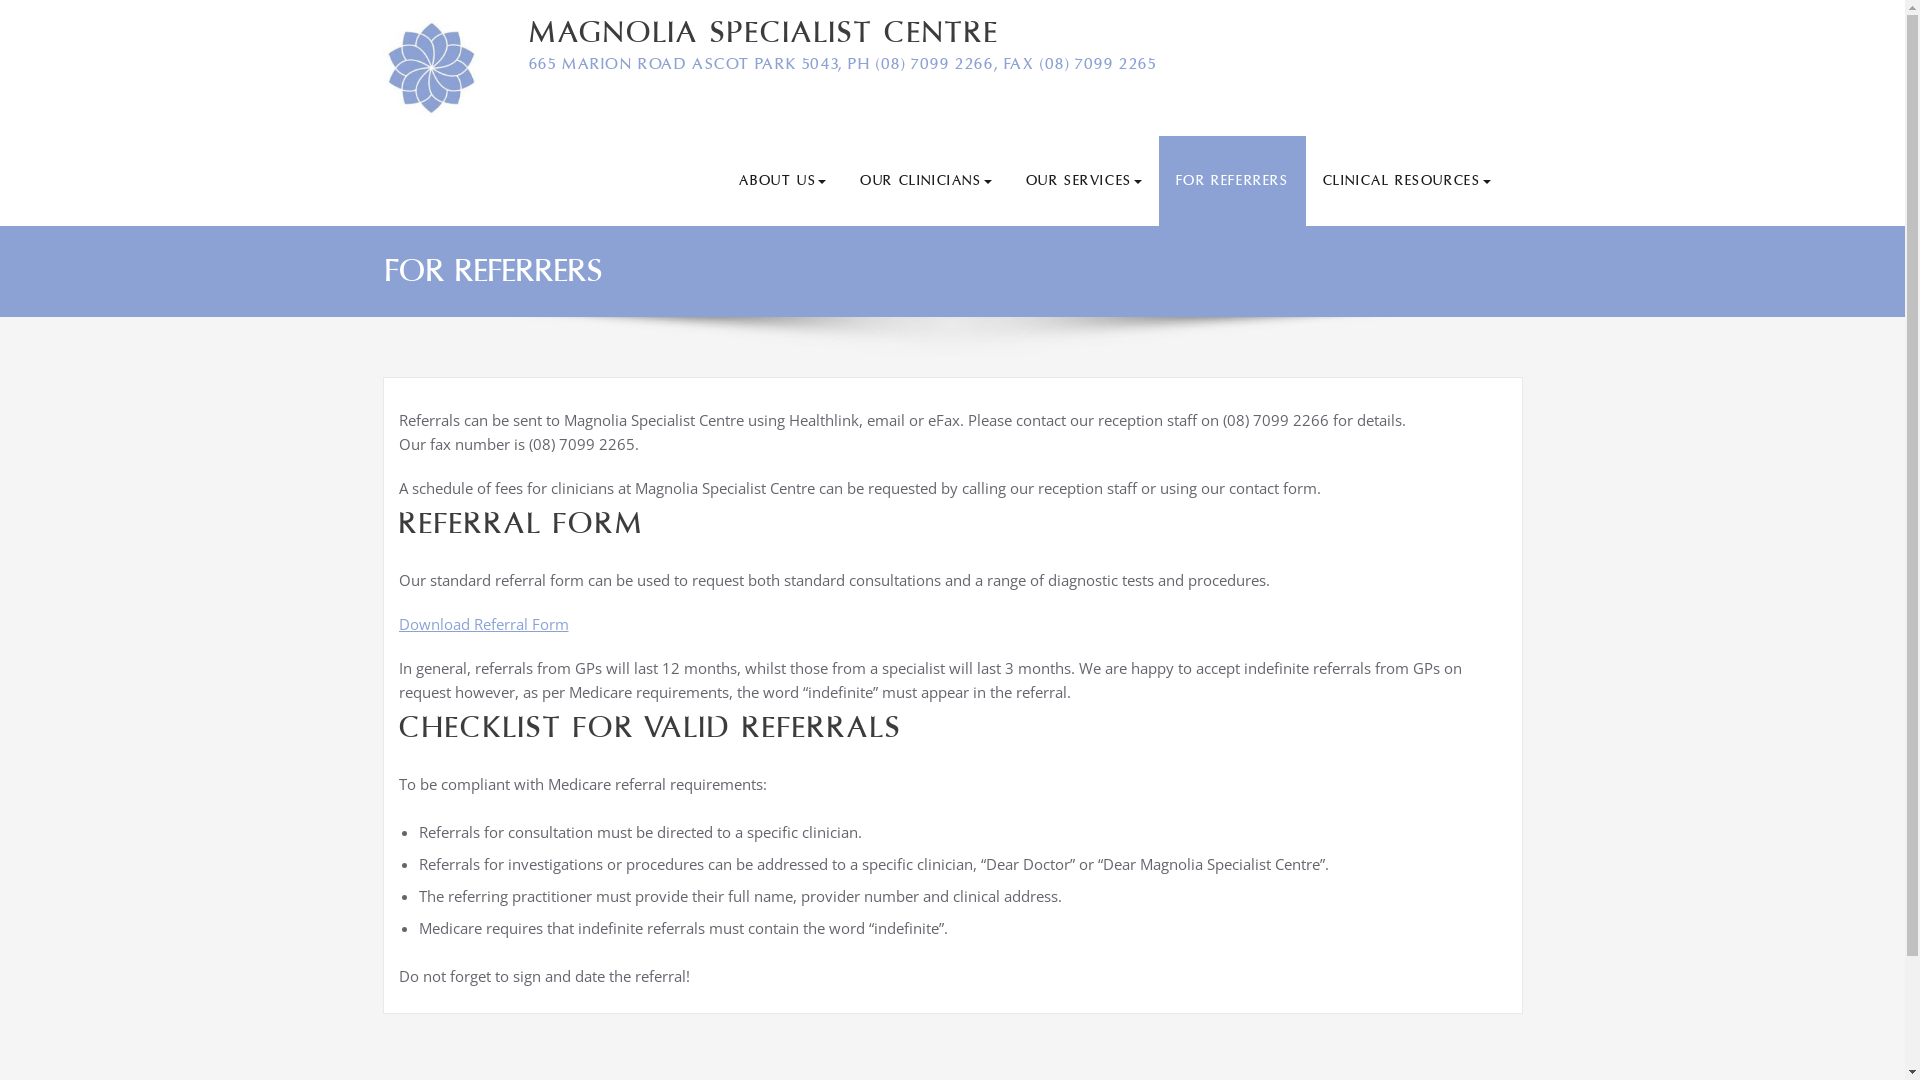 The height and width of the screenshot is (1080, 1920). Describe the element at coordinates (483, 623) in the screenshot. I see `'Download Referral Form'` at that location.